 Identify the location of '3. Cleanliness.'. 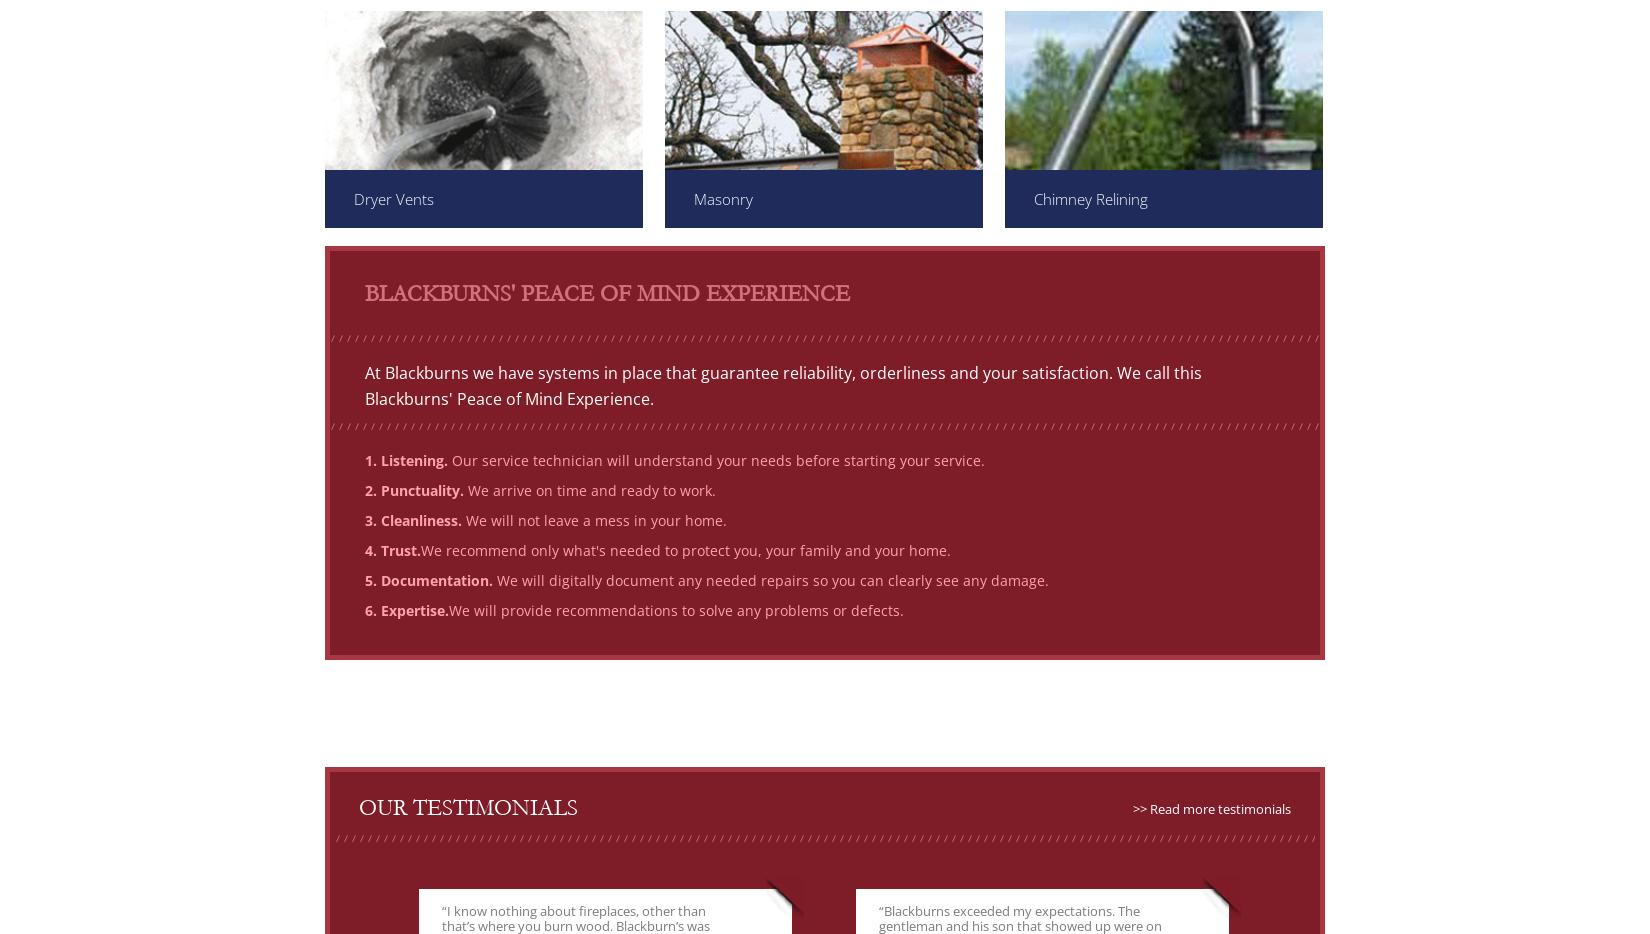
(412, 520).